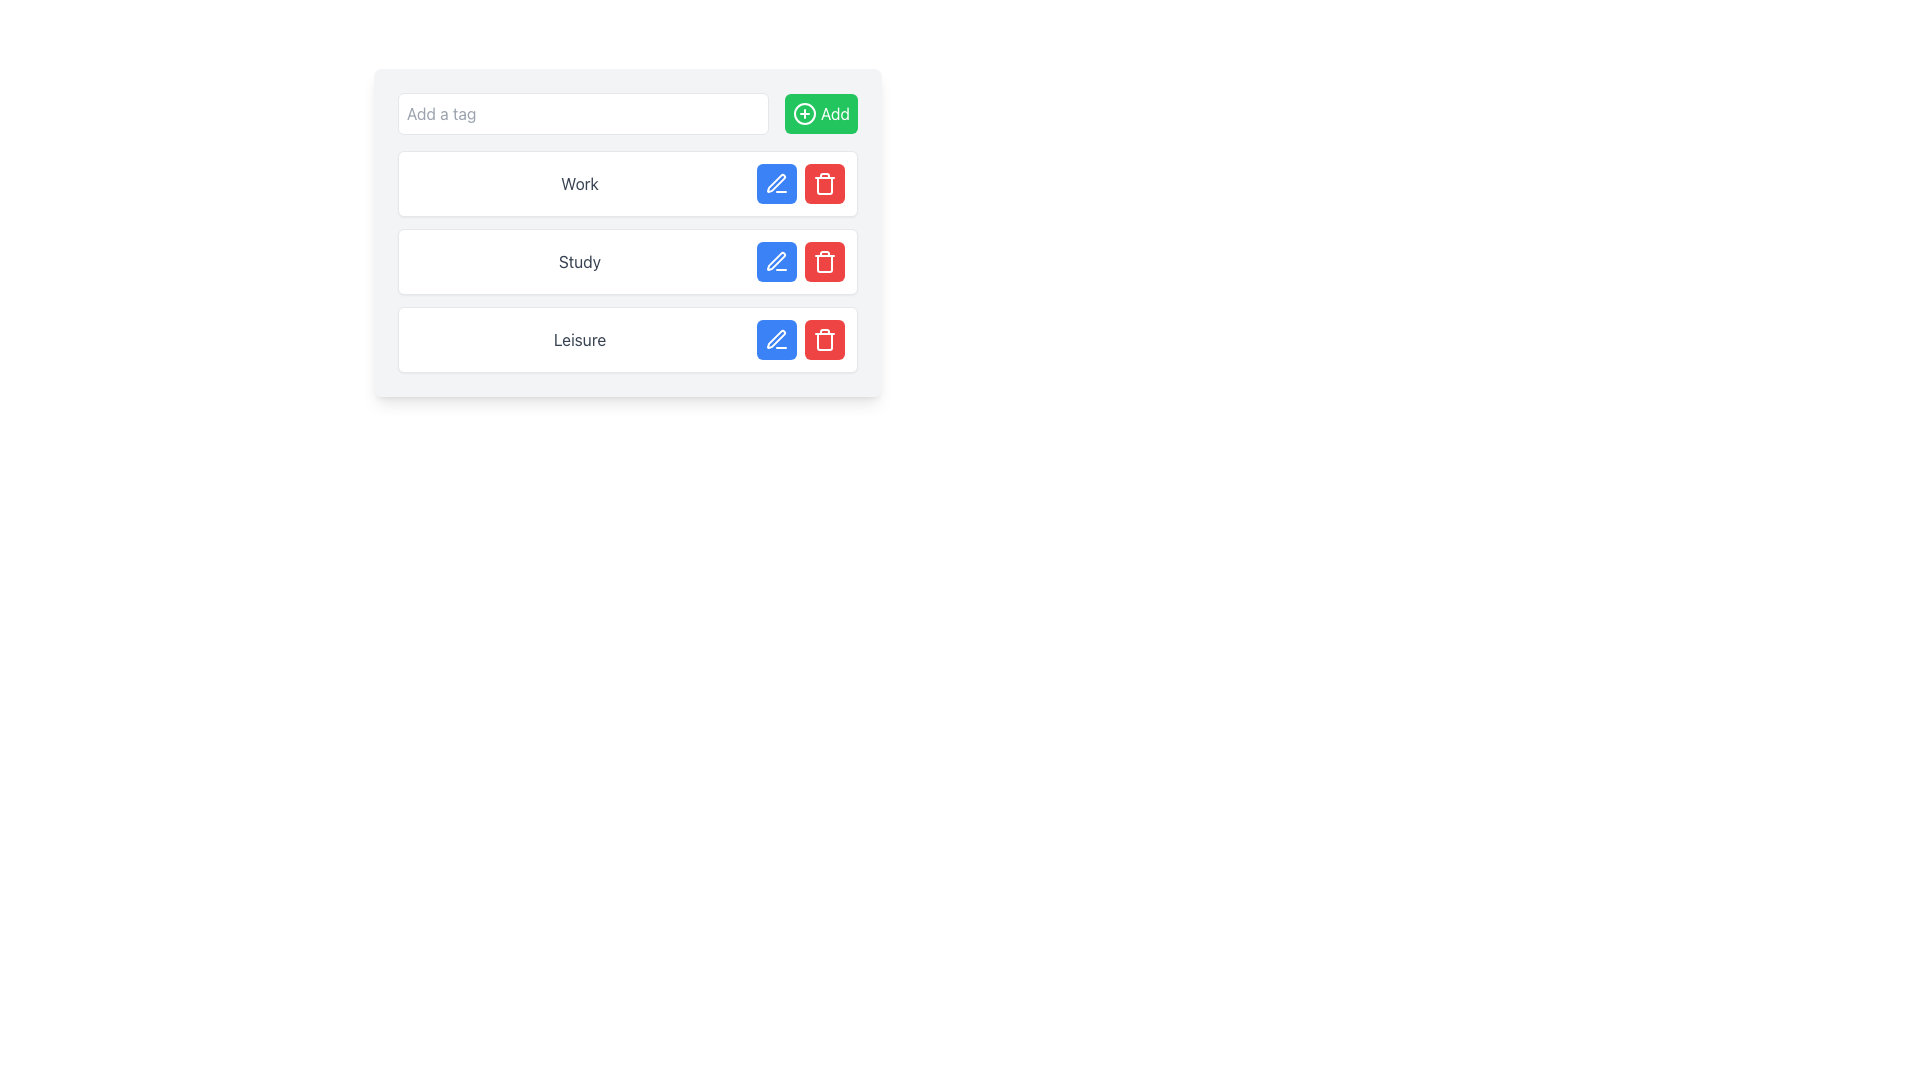 The height and width of the screenshot is (1080, 1920). I want to click on the trash icon located in the list item labeled 'Study', which is positioned in the third column and second row, so click(825, 261).